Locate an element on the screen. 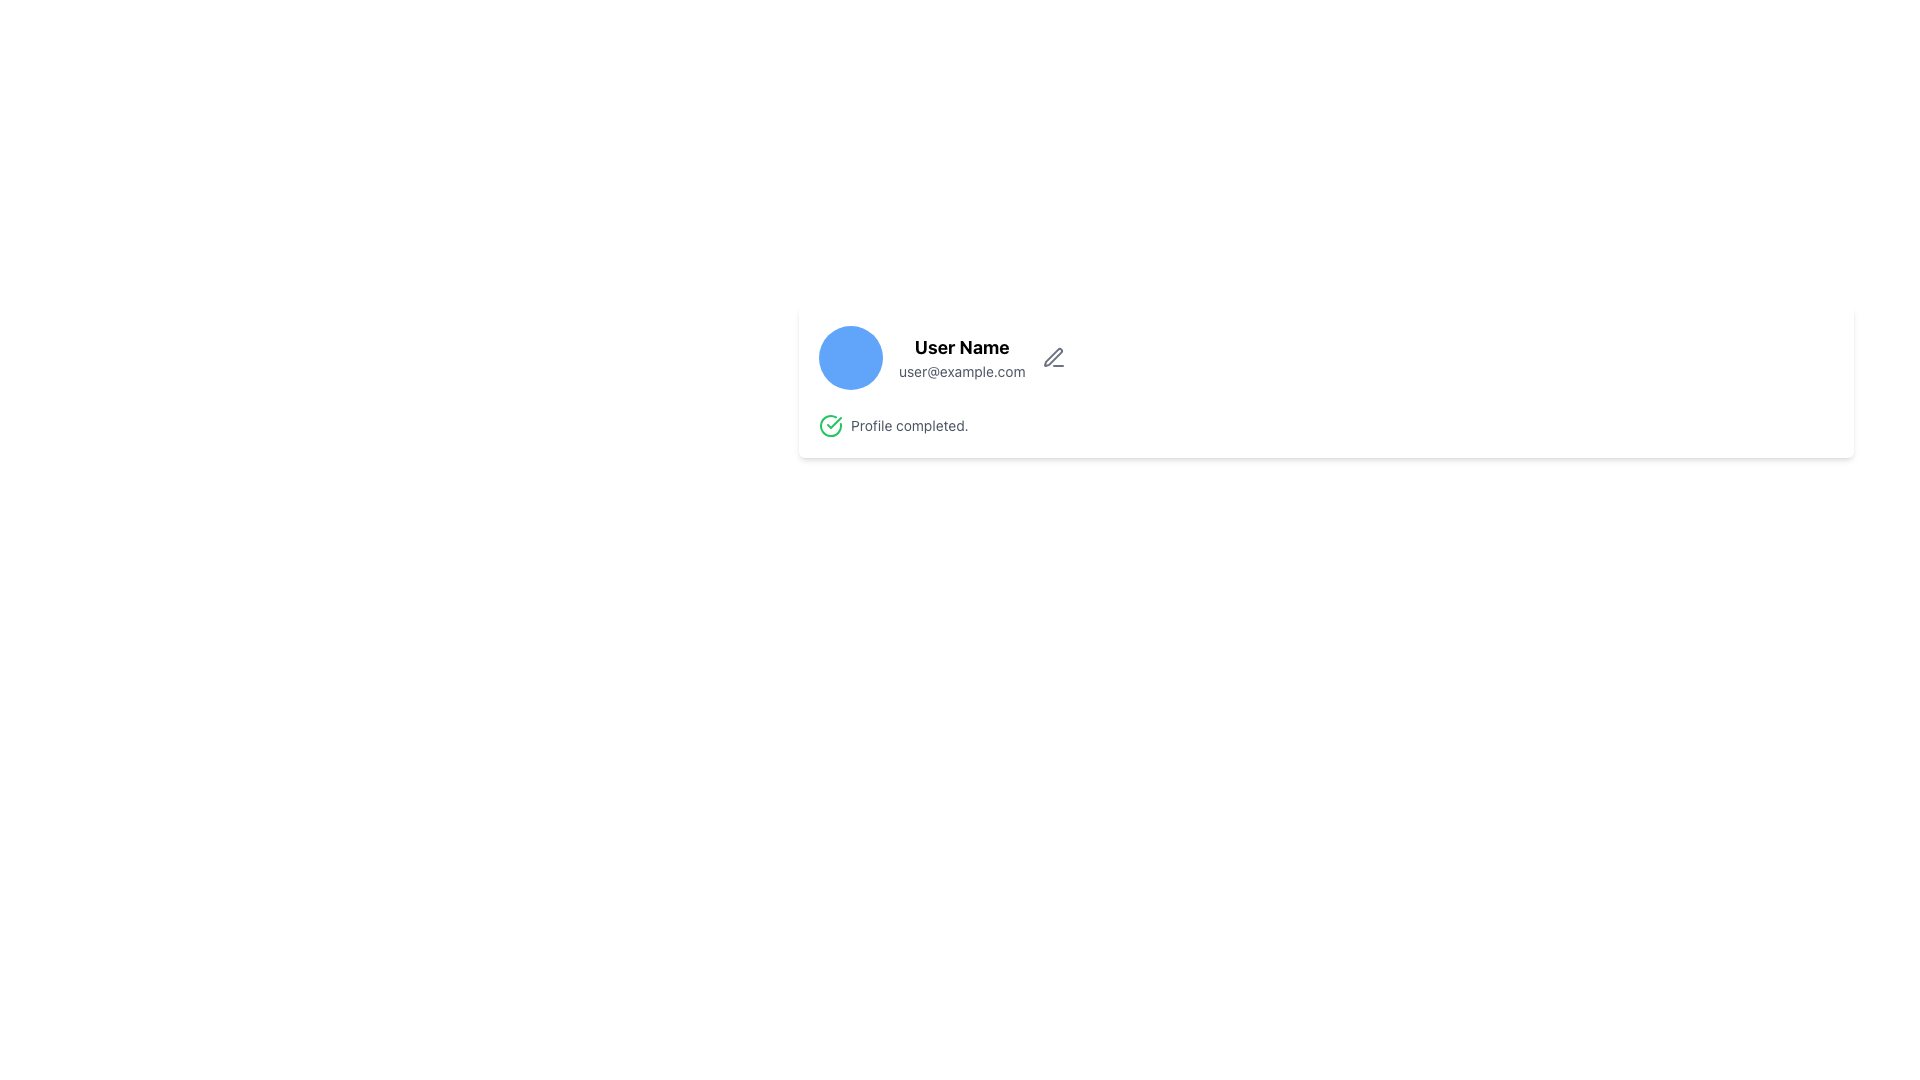 Image resolution: width=1920 pixels, height=1080 pixels. the editing icon located in the upper-right corner of the profile display area is located at coordinates (1051, 356).